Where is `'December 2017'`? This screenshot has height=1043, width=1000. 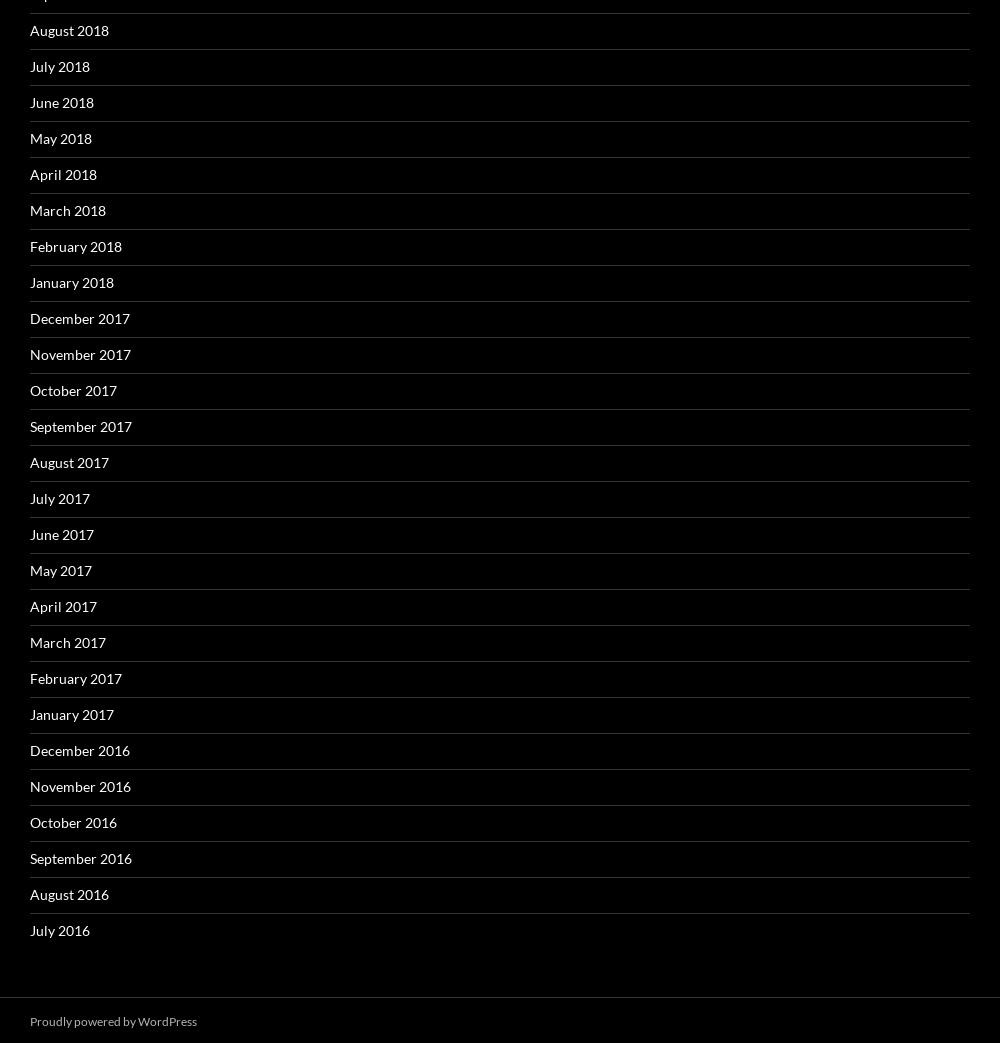 'December 2017' is located at coordinates (79, 317).